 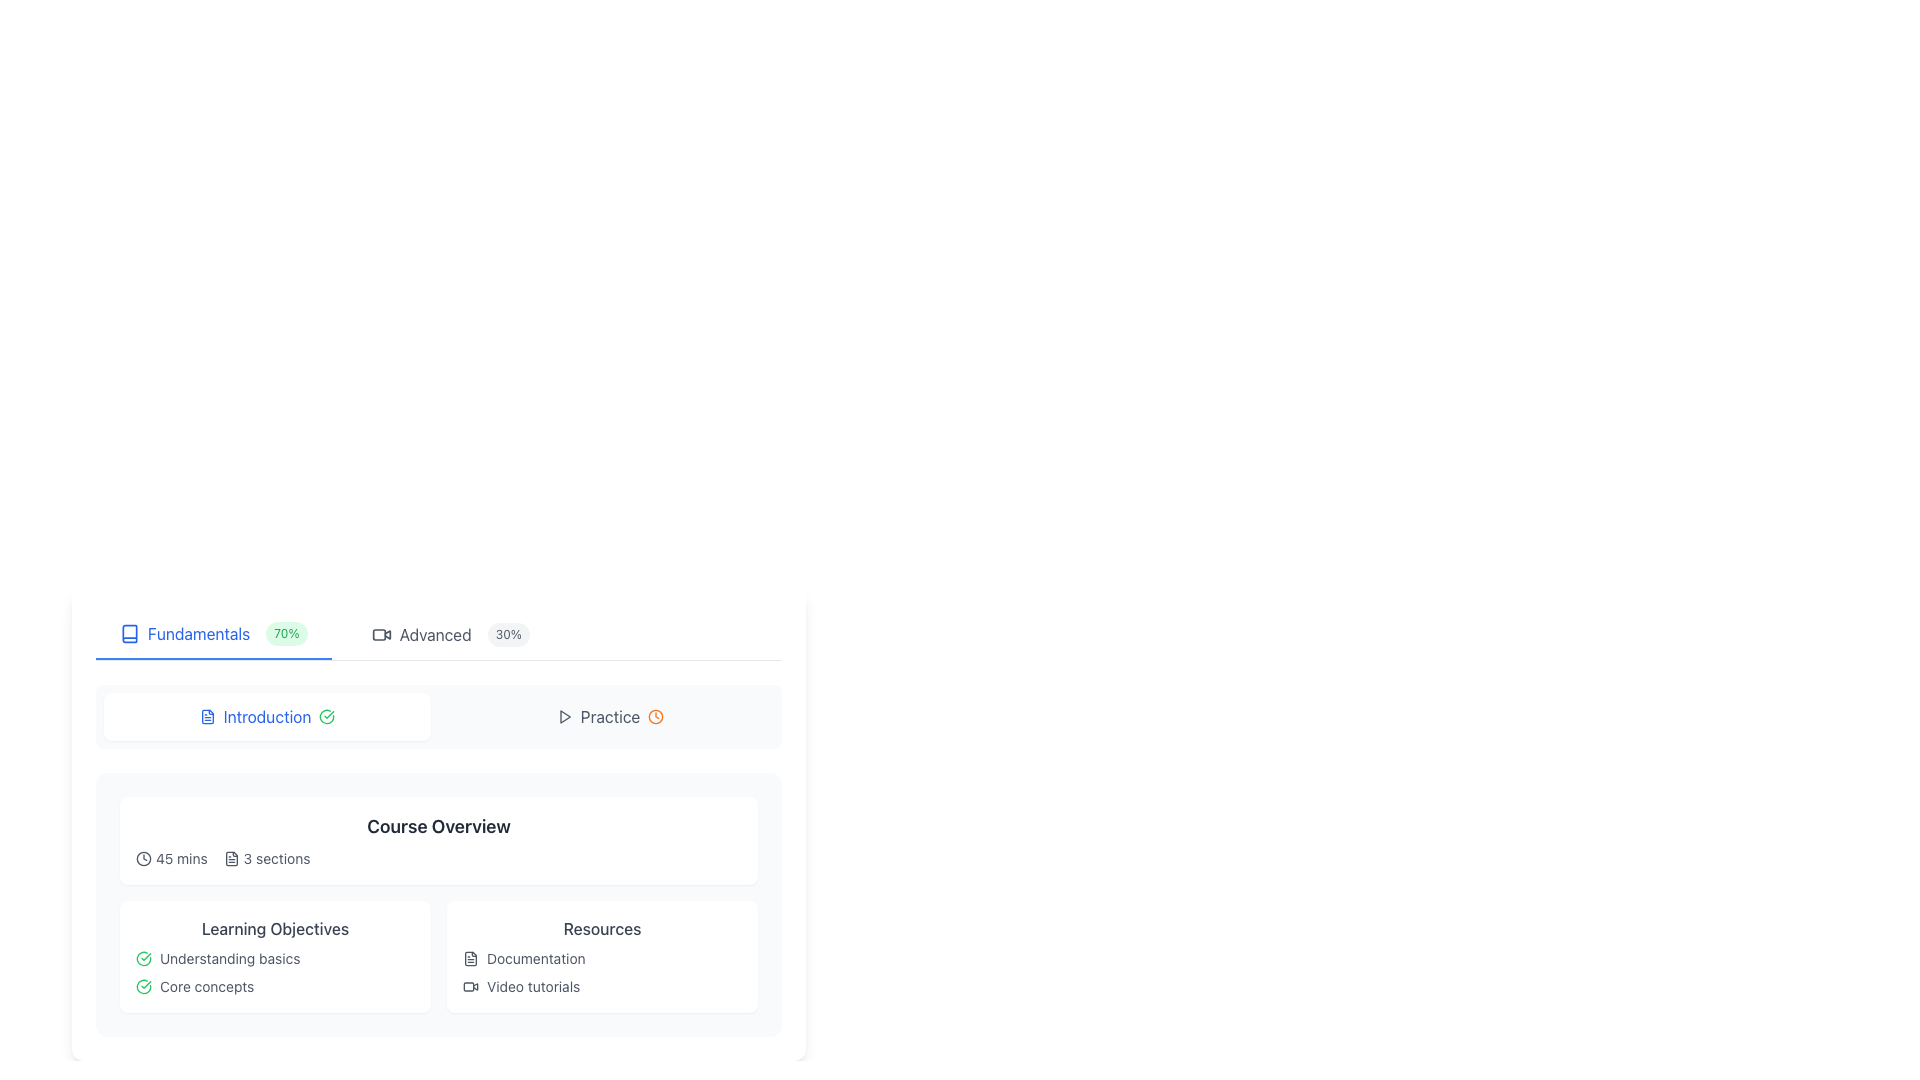 What do you see at coordinates (266, 716) in the screenshot?
I see `the leftmost navigational button to redirect users to the 'Introduction' section of the content or application` at bounding box center [266, 716].